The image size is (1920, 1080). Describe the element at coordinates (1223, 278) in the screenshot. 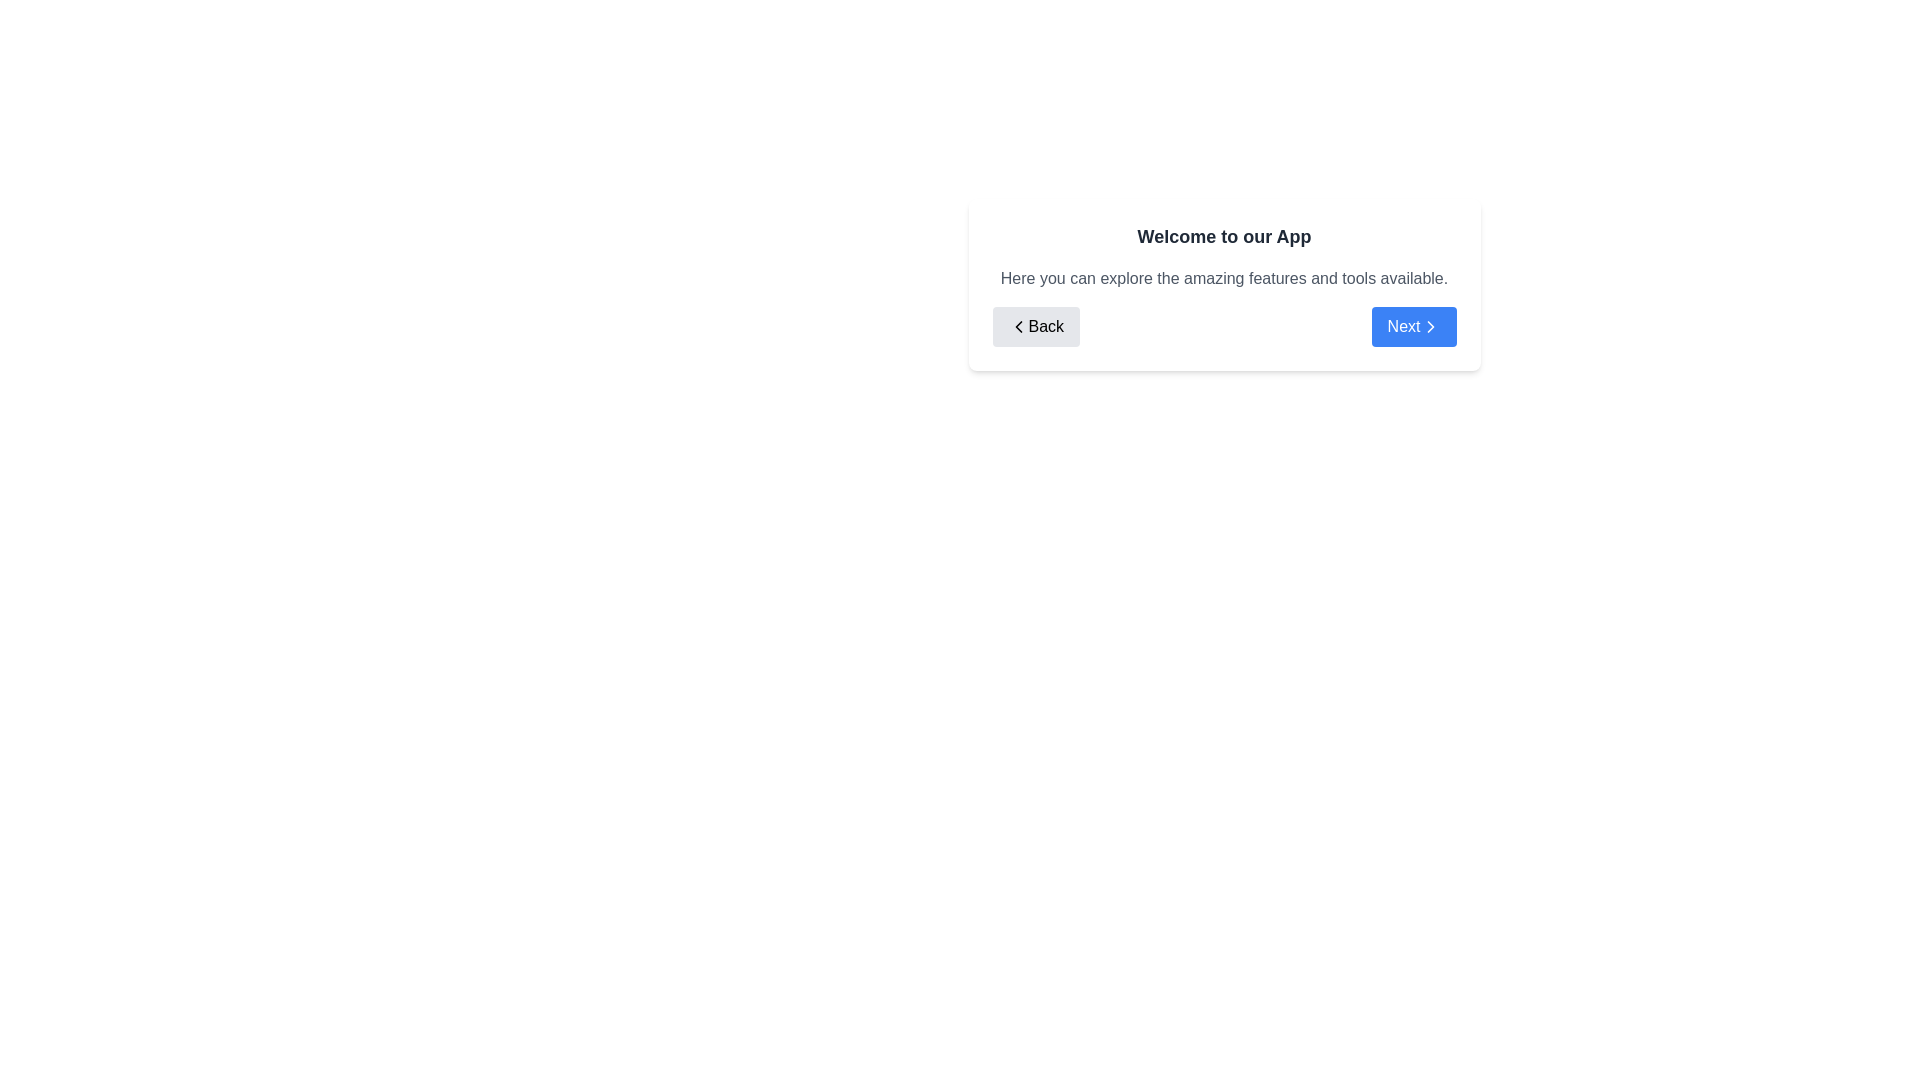

I see `the text element that provides a brief descriptive summary of the available features and tools, located directly below the 'Welcome to our App' heading` at that location.